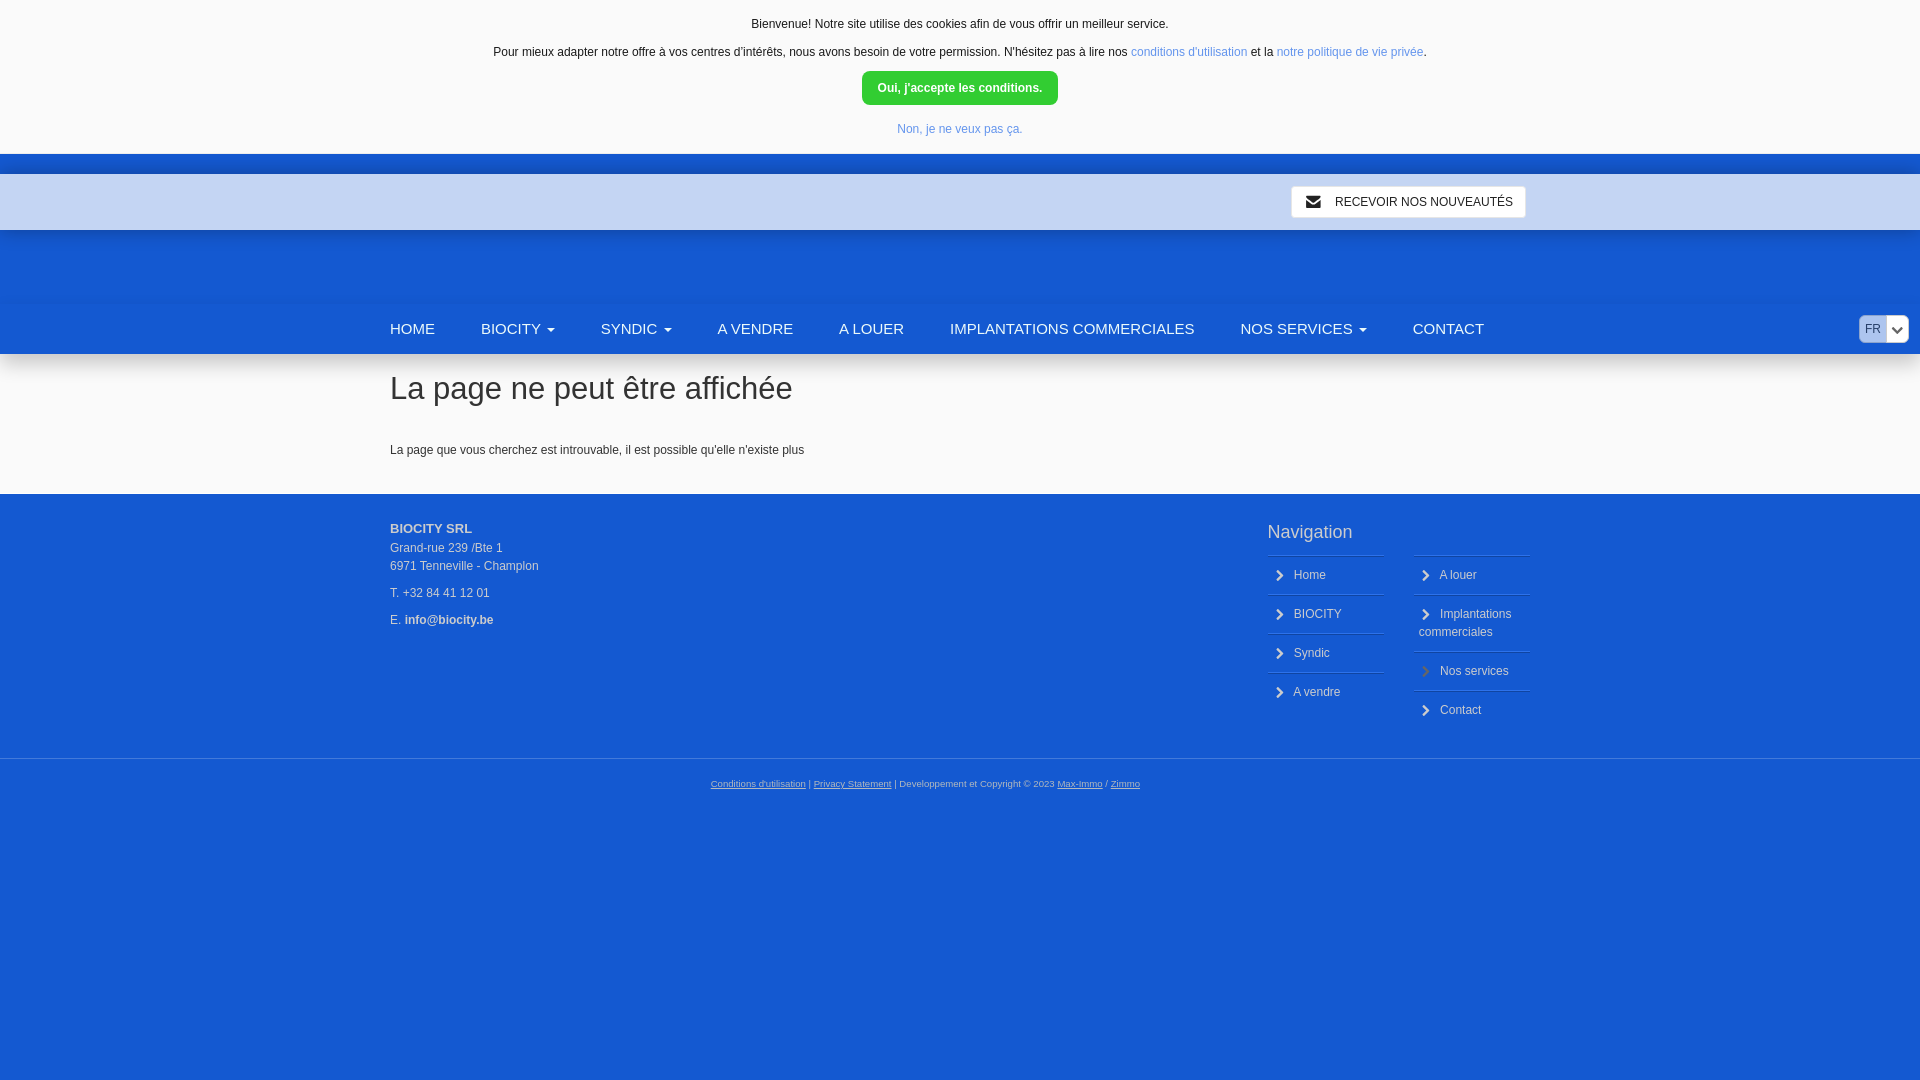 The height and width of the screenshot is (1080, 1920). Describe the element at coordinates (434, 327) in the screenshot. I see `'HOME'` at that location.